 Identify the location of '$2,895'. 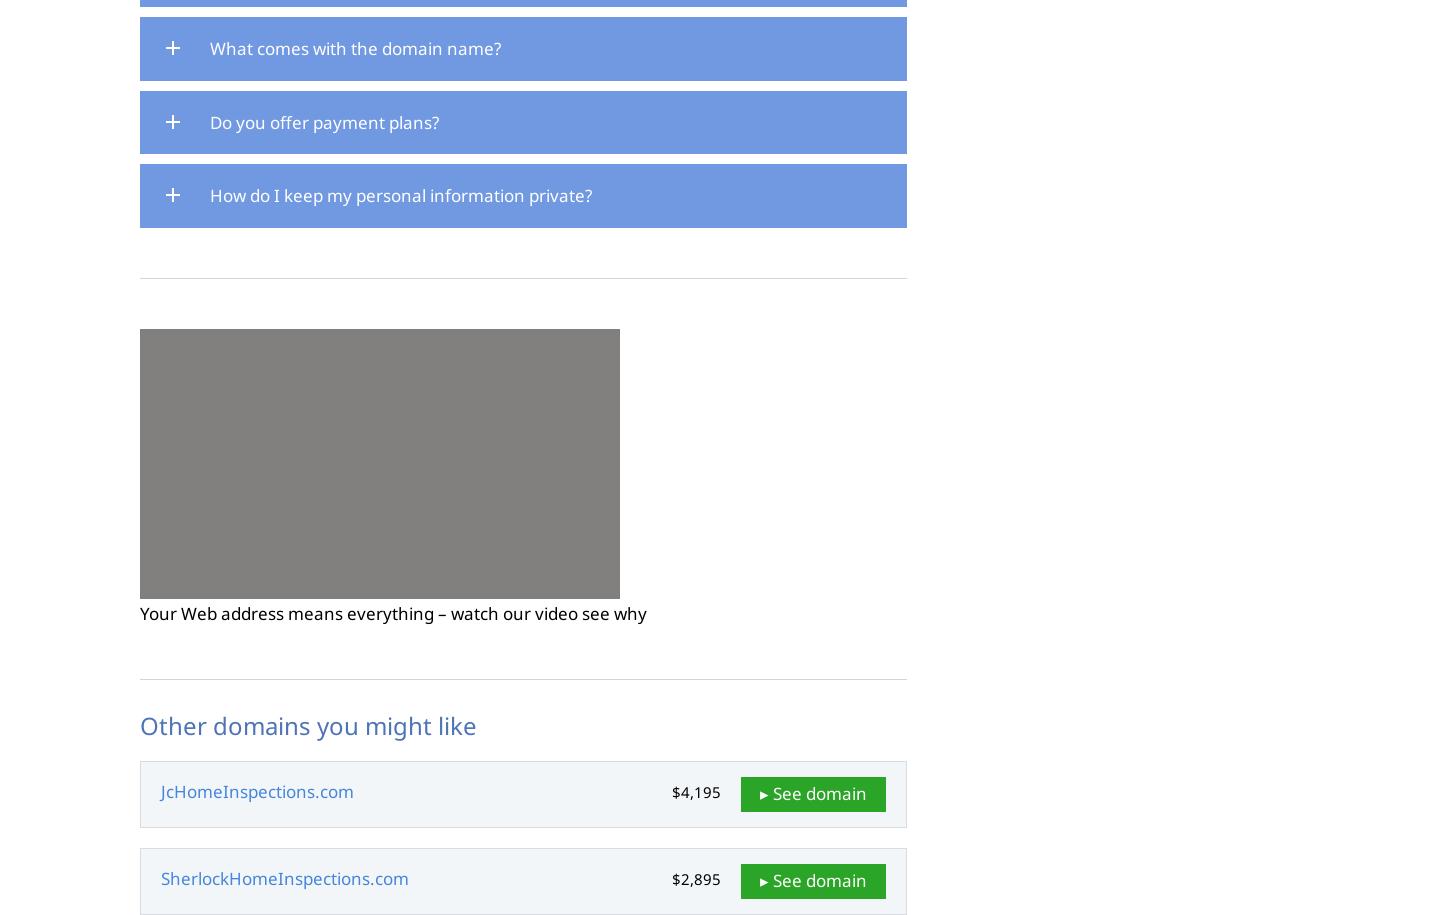
(695, 878).